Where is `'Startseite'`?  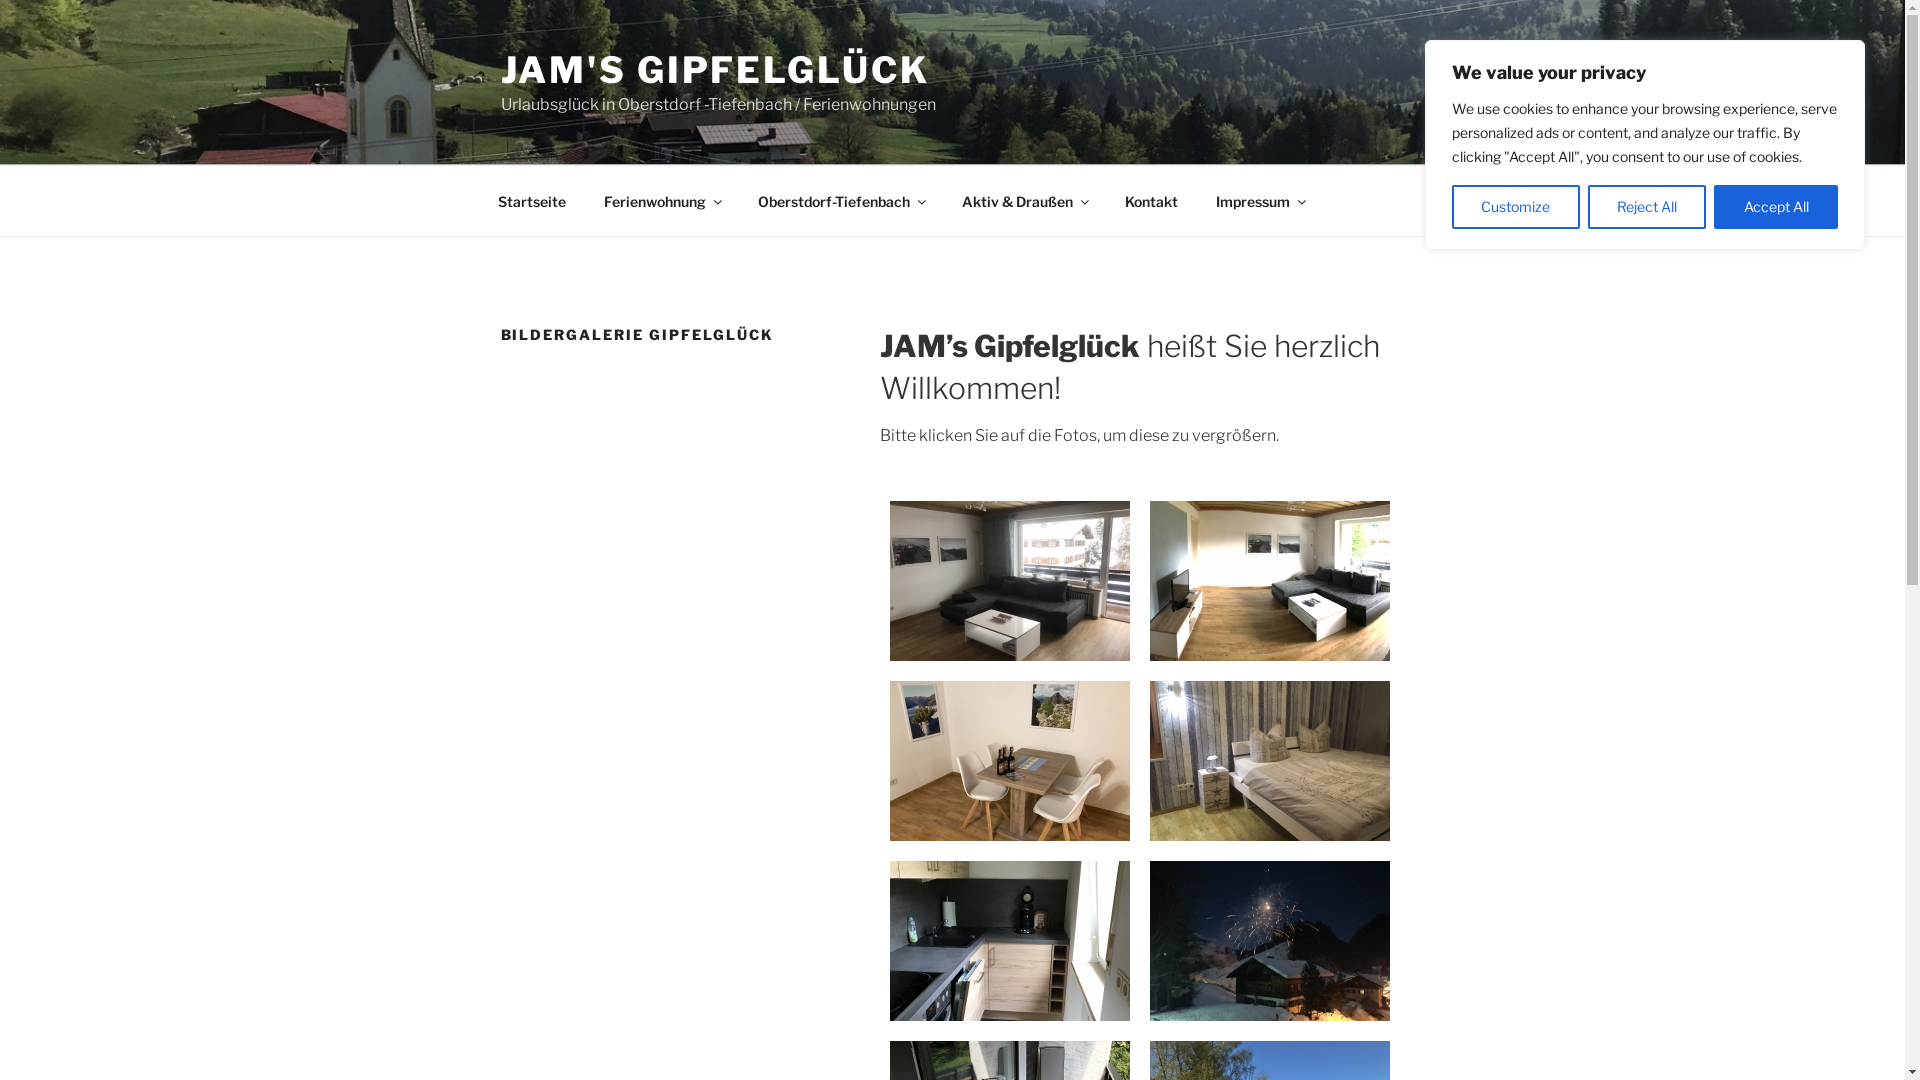
'Startseite' is located at coordinates (531, 200).